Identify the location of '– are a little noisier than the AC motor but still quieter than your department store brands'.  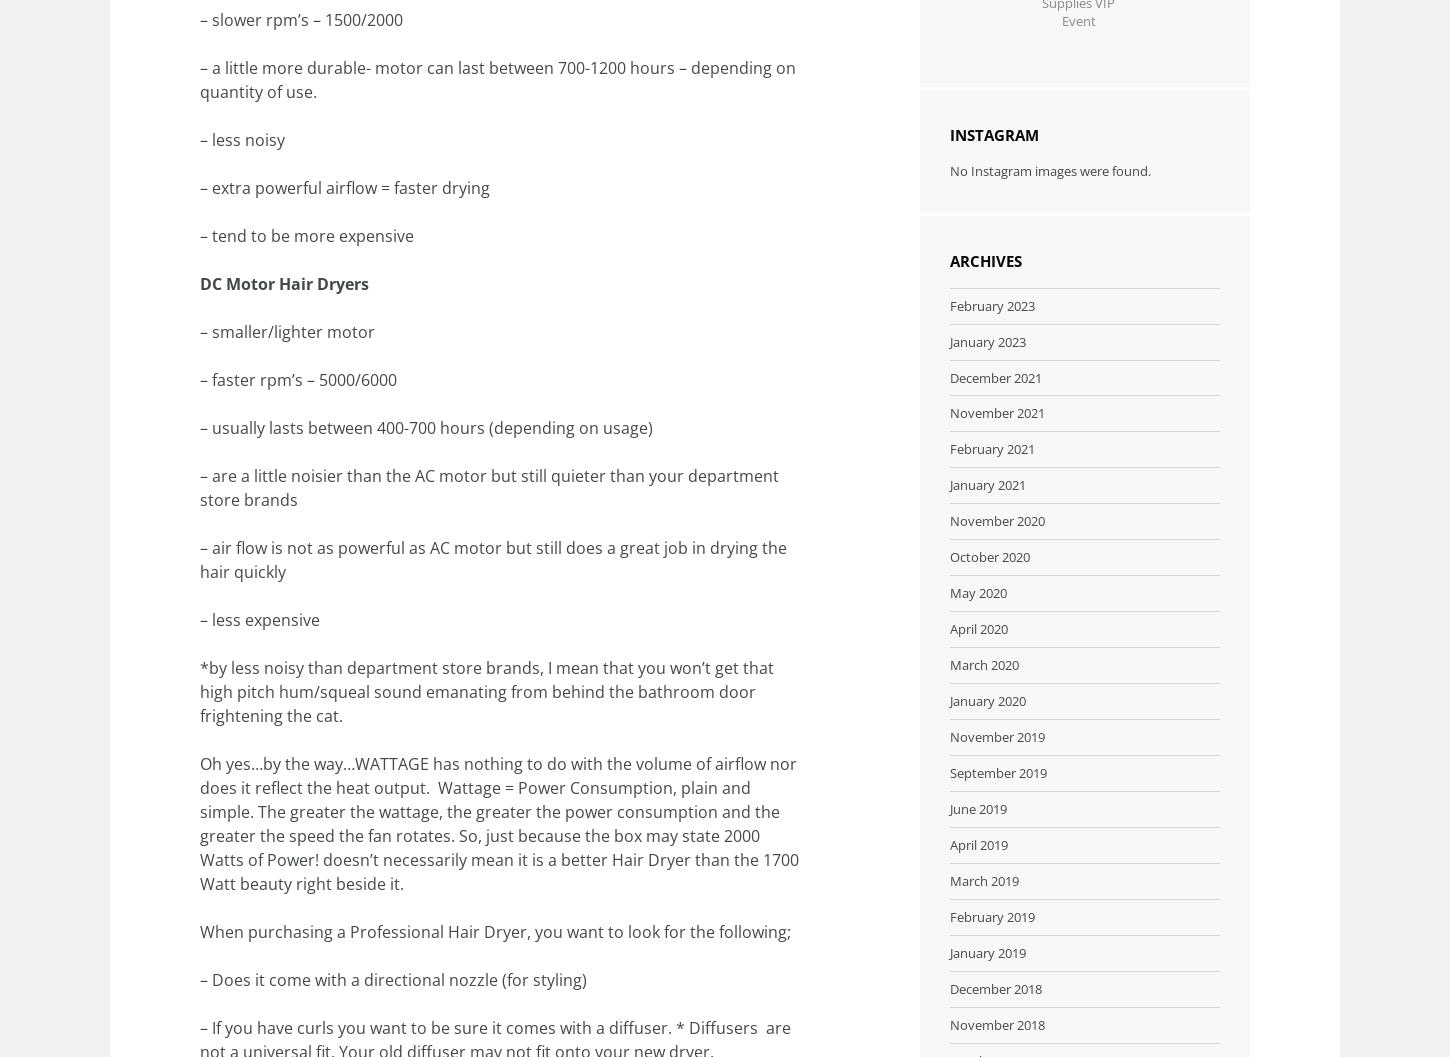
(489, 488).